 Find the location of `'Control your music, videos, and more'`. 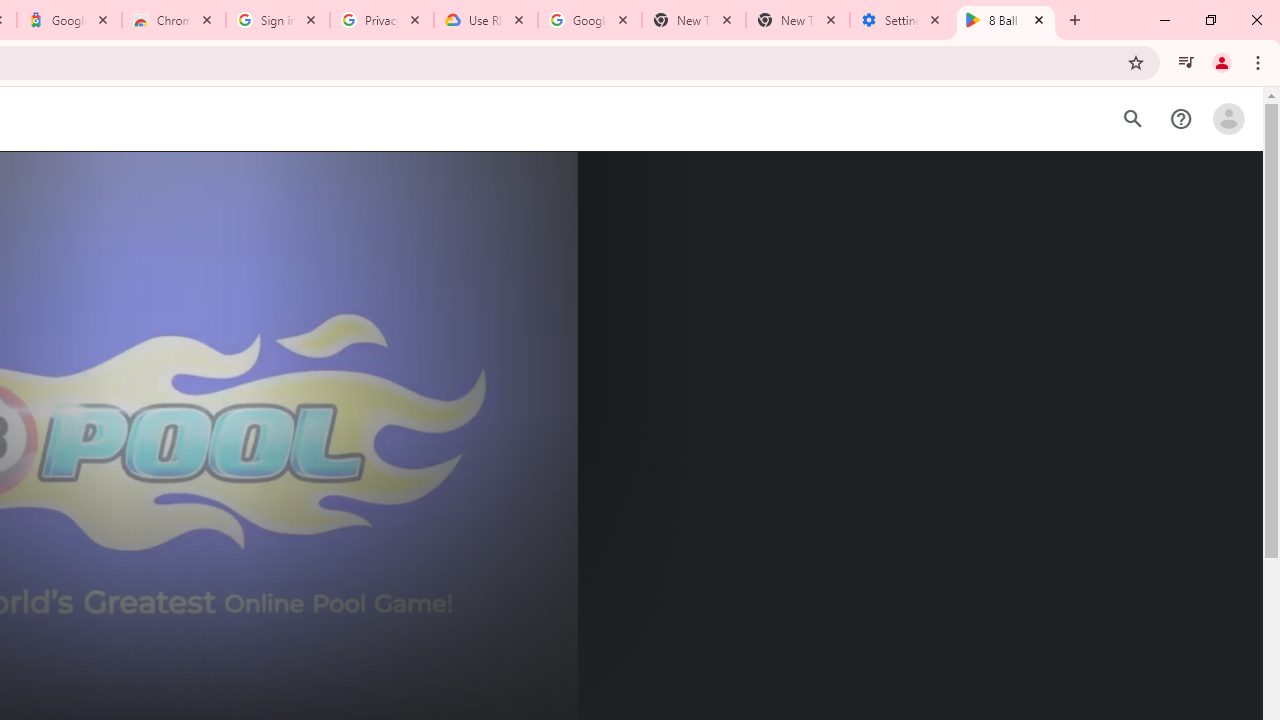

'Control your music, videos, and more' is located at coordinates (1185, 61).